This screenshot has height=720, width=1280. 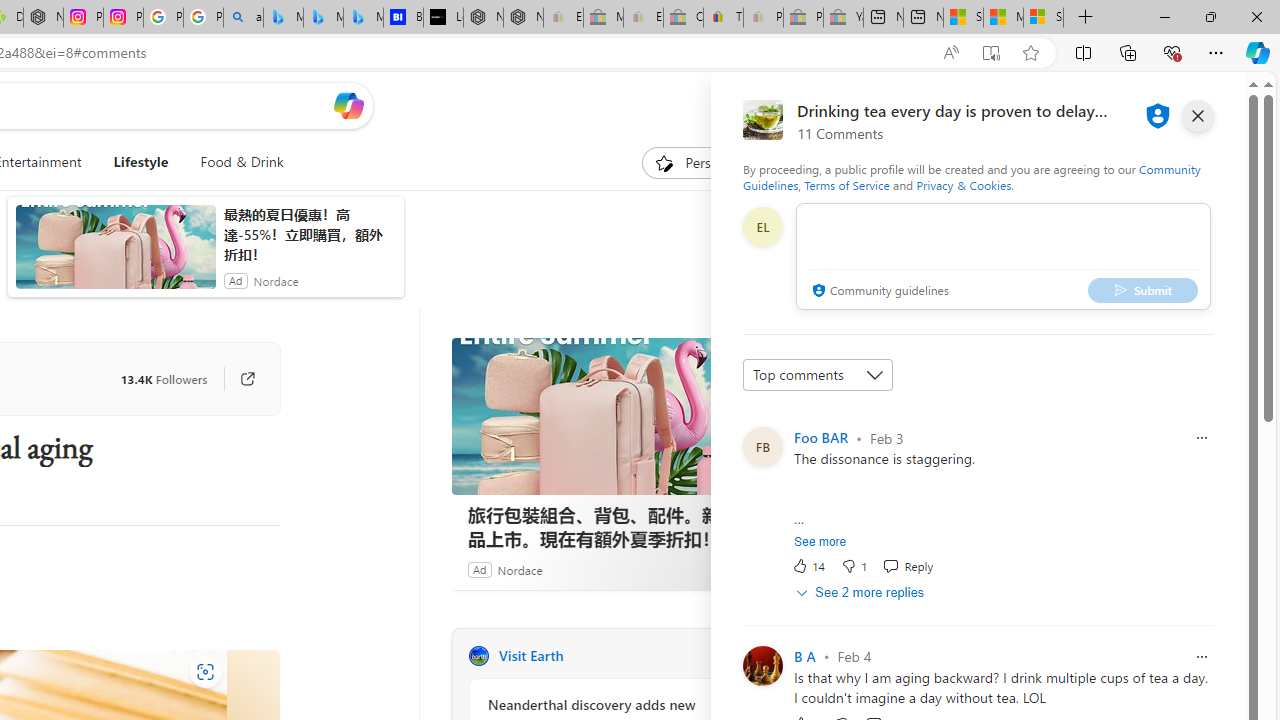 What do you see at coordinates (820, 542) in the screenshot?
I see `'See more'` at bounding box center [820, 542].